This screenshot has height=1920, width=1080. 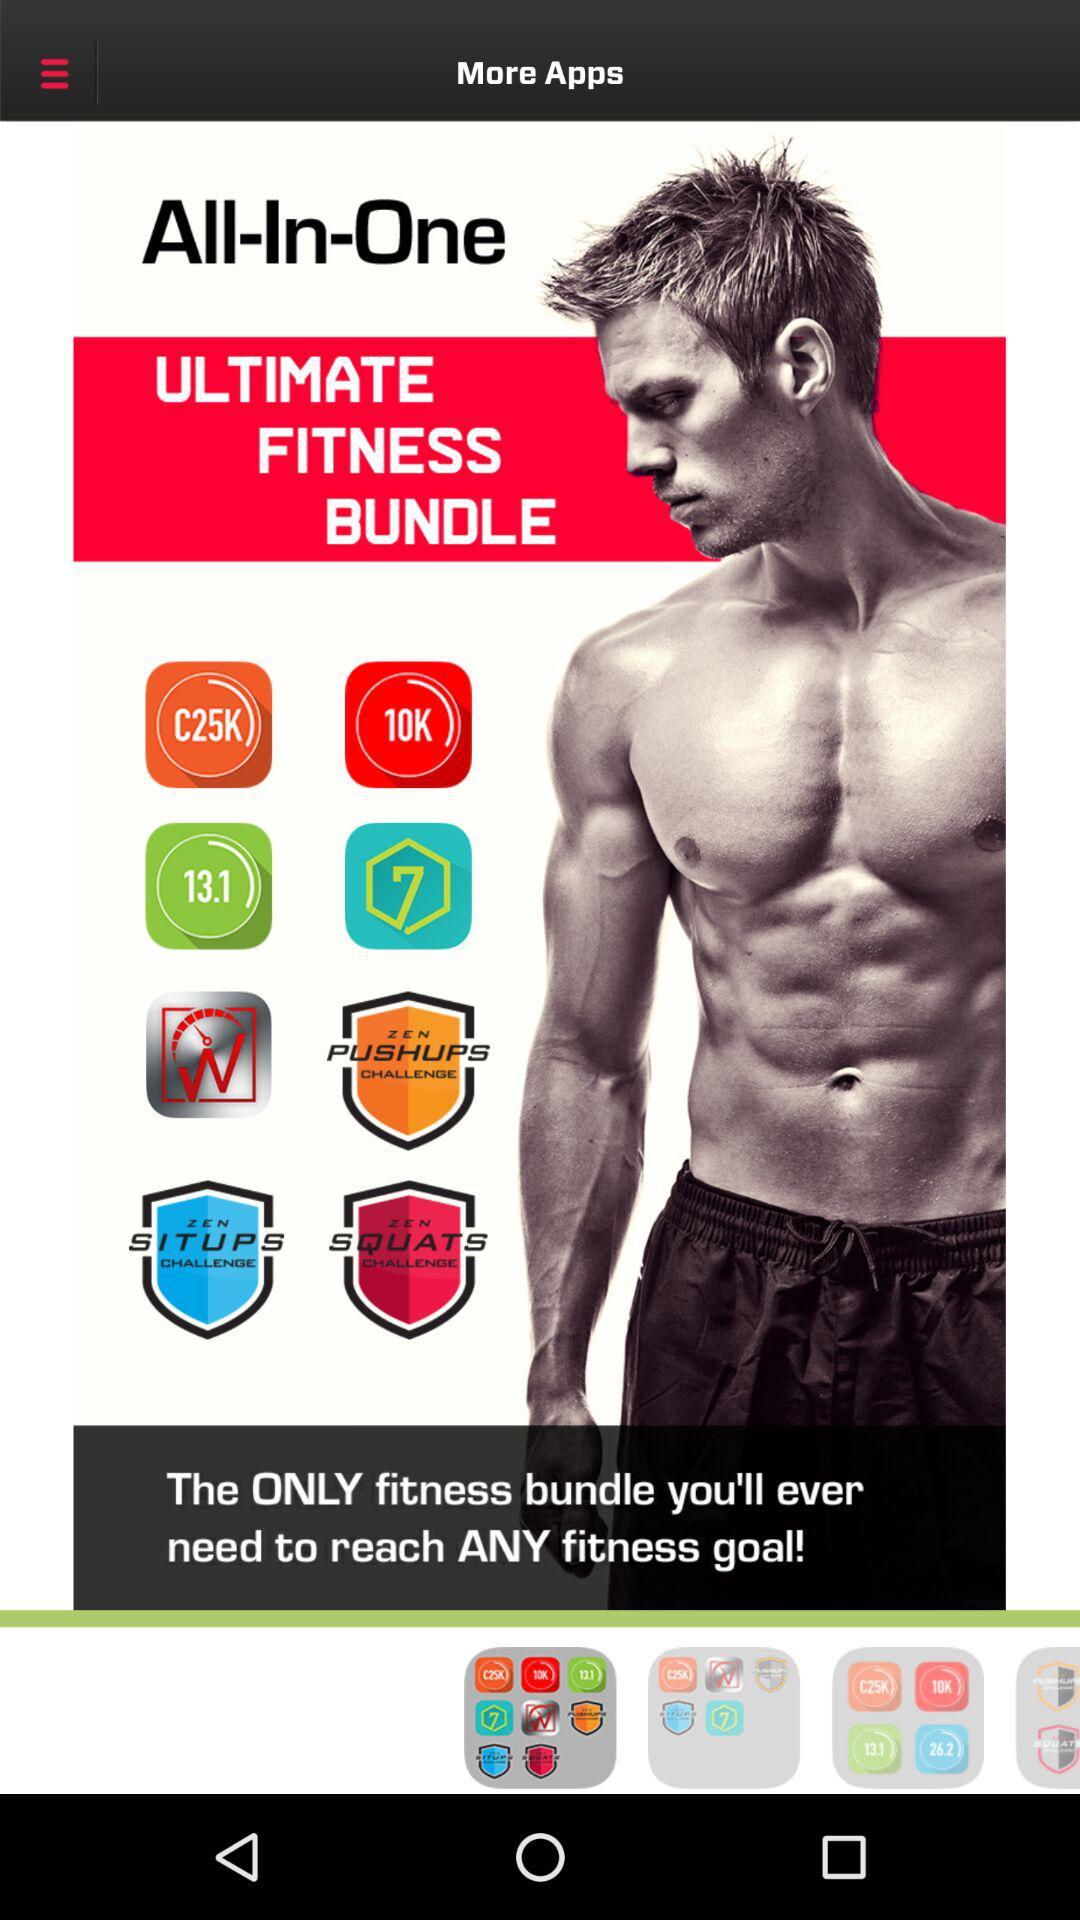 I want to click on push-up challenges, so click(x=407, y=1069).